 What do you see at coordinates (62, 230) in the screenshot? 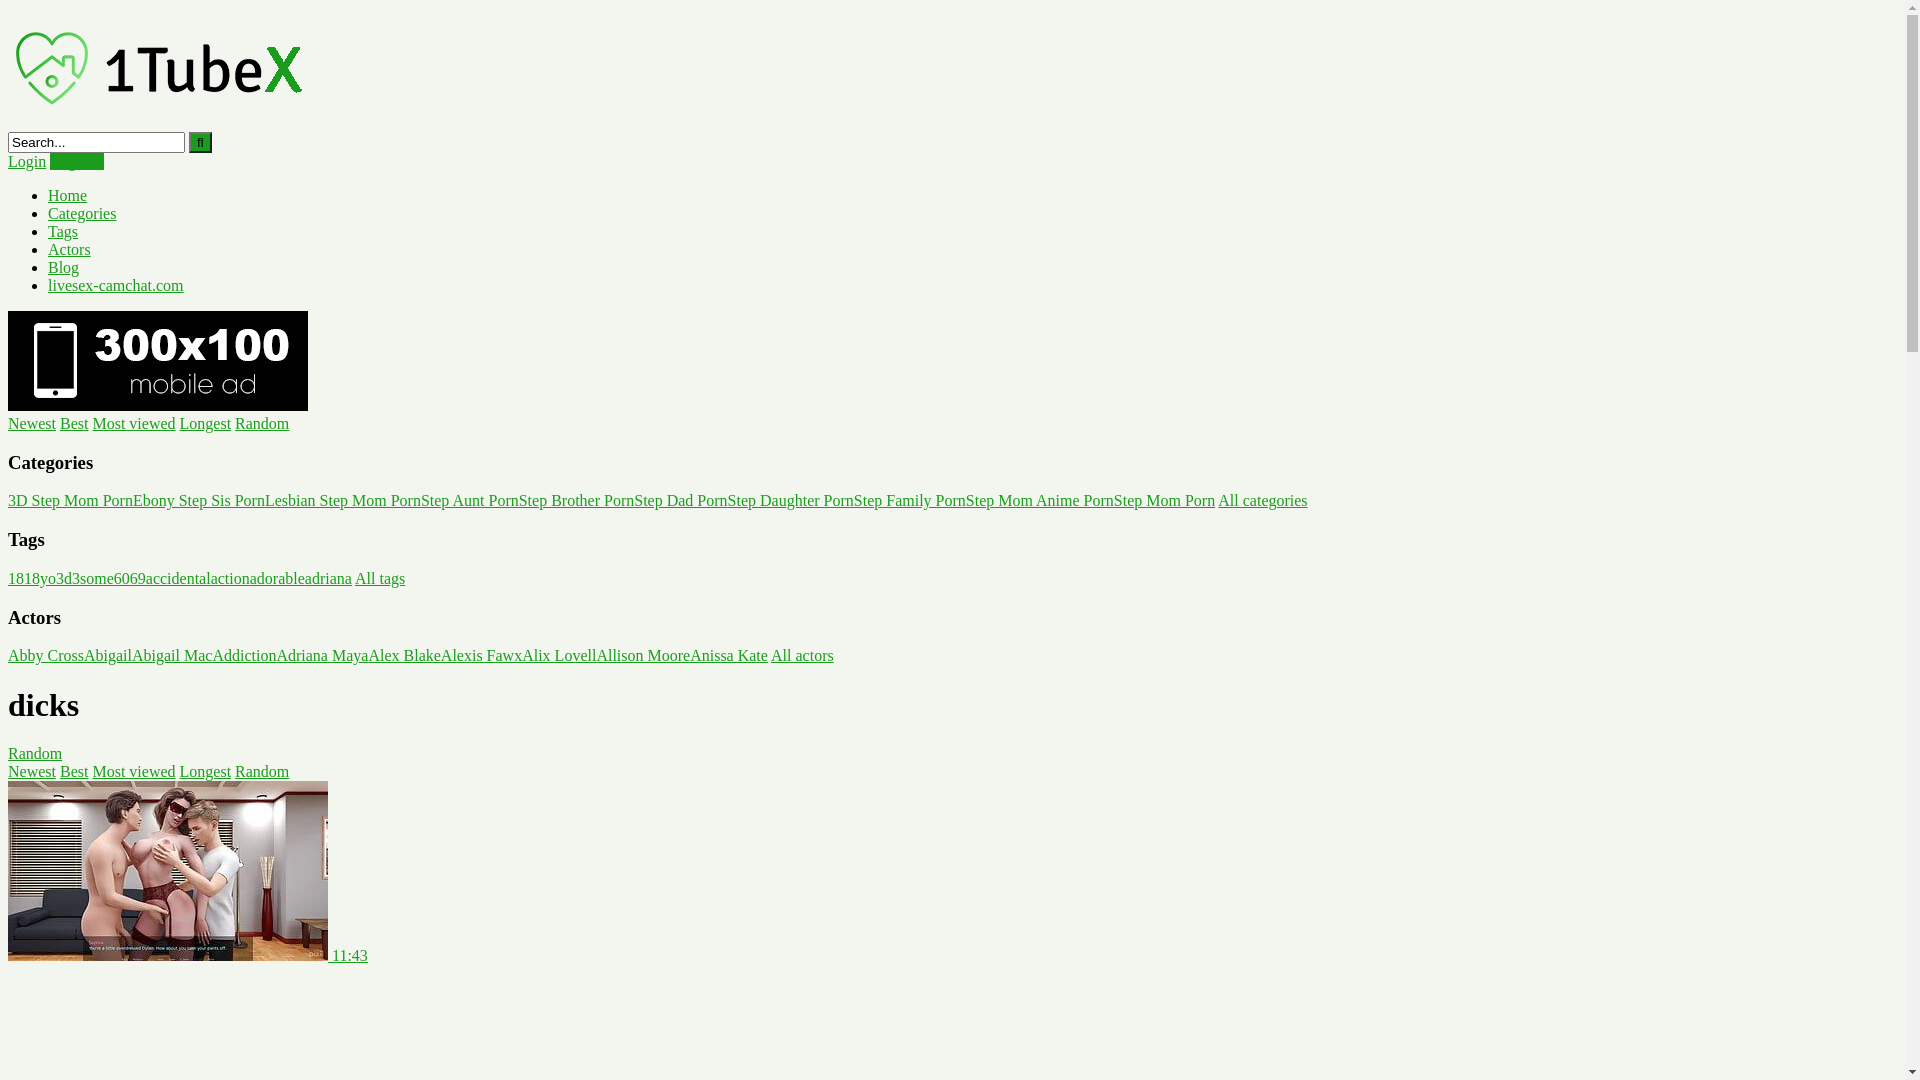
I see `'Tags'` at bounding box center [62, 230].